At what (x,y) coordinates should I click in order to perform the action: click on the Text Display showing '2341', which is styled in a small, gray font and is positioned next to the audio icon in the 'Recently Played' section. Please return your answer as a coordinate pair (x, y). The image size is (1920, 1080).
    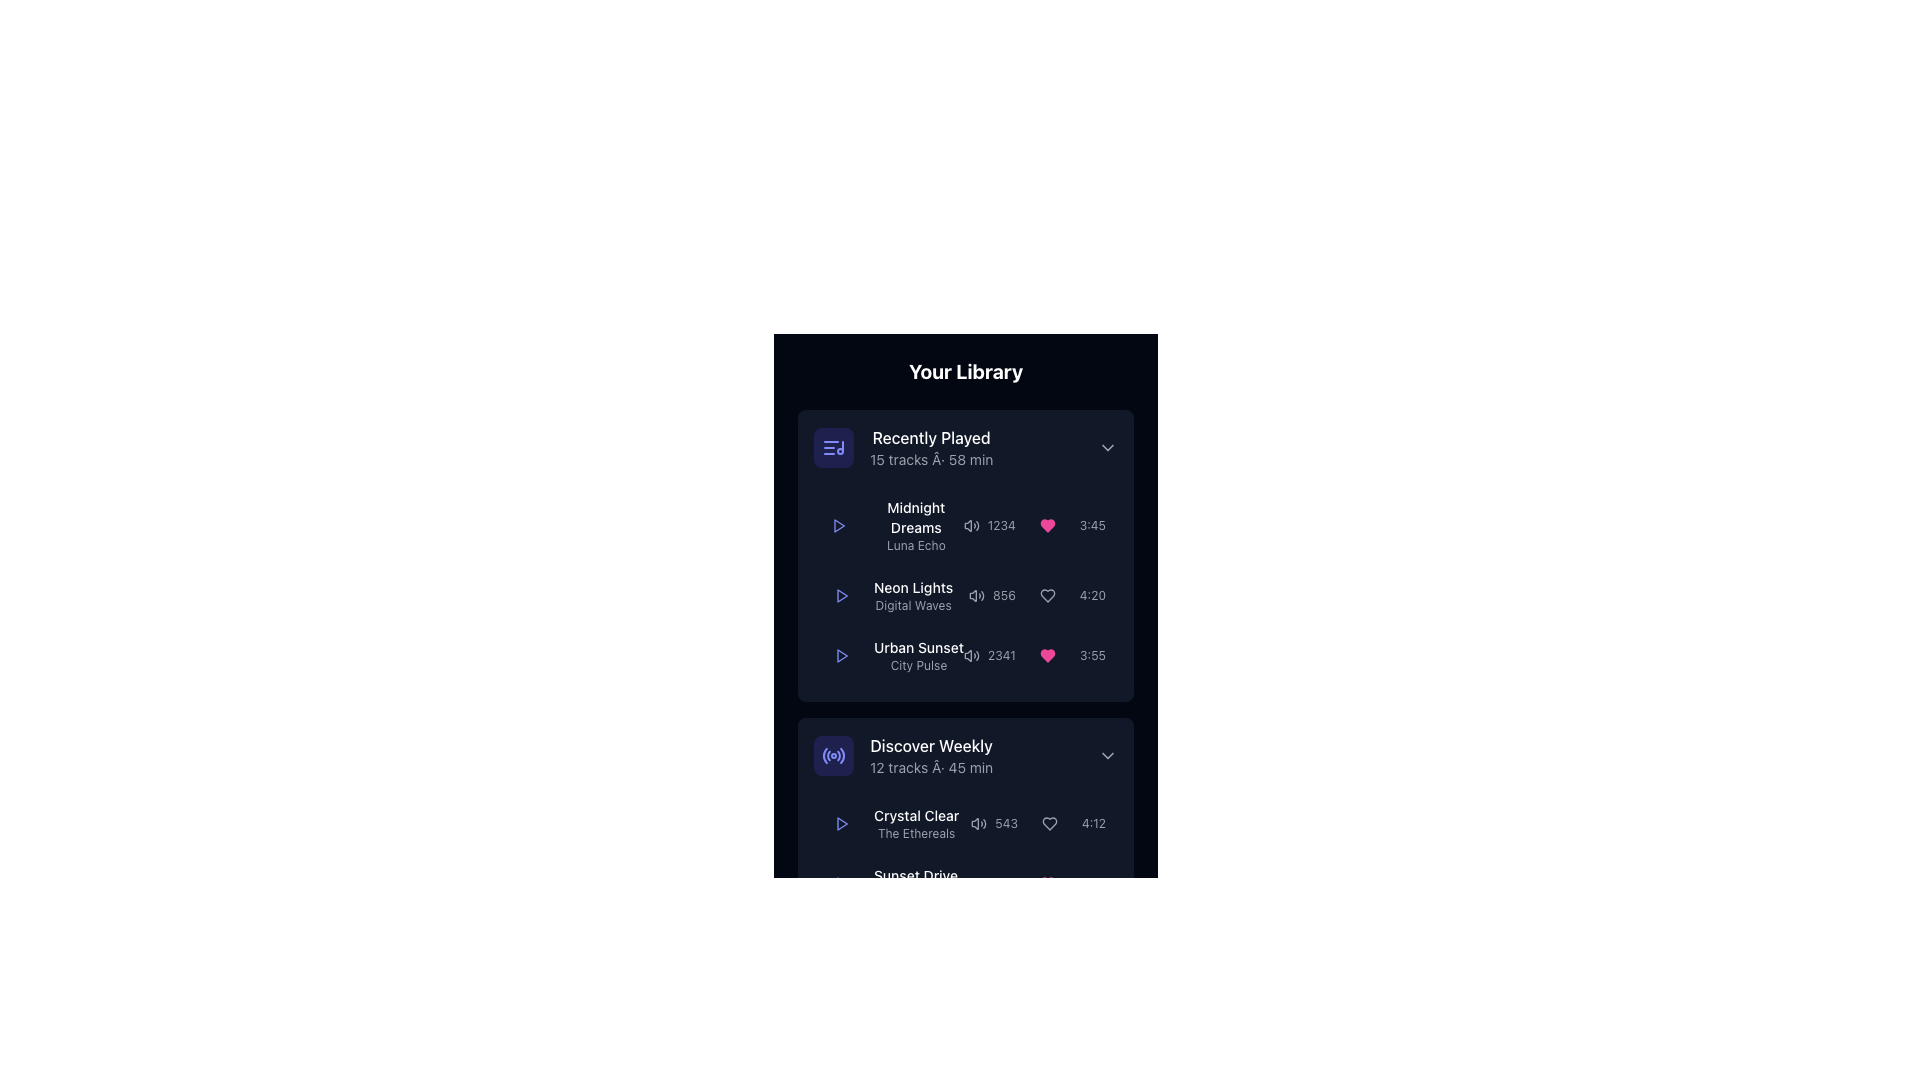
    Looking at the image, I should click on (989, 655).